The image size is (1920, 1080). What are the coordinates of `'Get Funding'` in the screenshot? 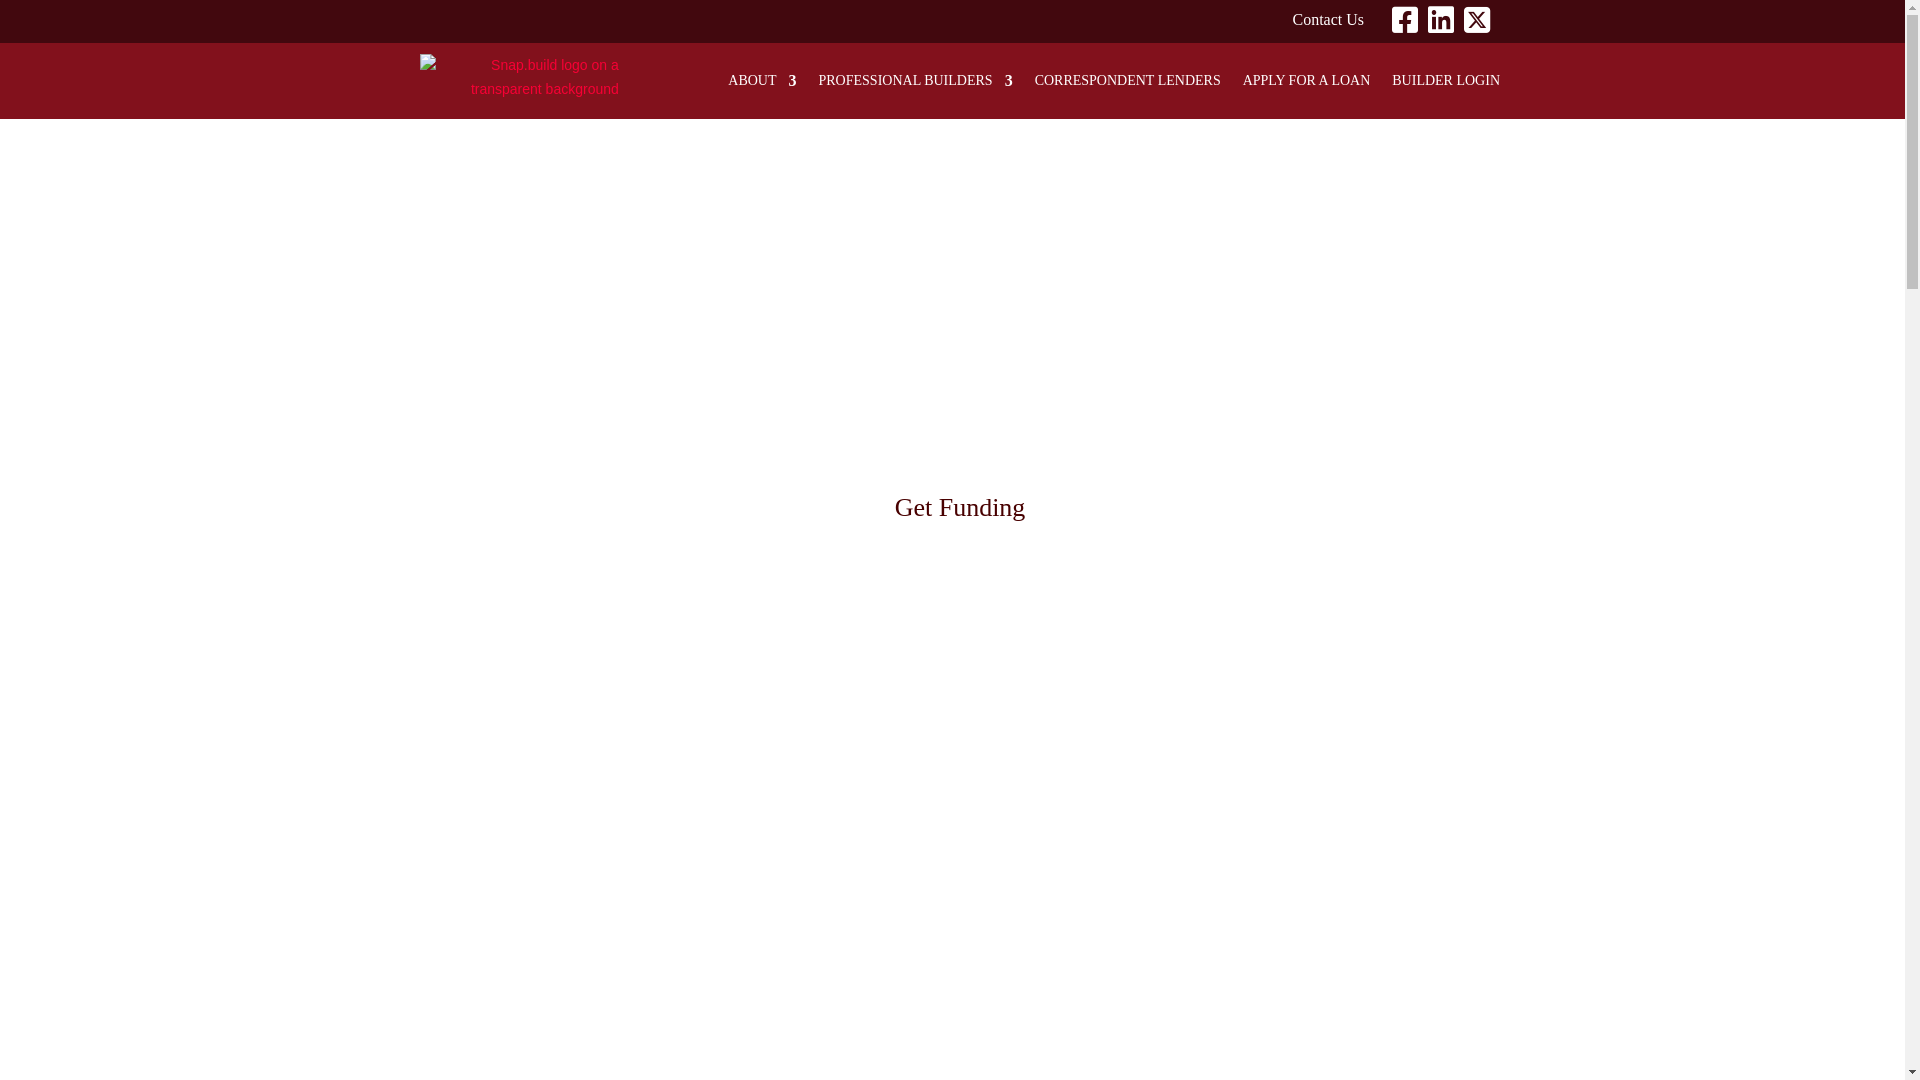 It's located at (960, 507).